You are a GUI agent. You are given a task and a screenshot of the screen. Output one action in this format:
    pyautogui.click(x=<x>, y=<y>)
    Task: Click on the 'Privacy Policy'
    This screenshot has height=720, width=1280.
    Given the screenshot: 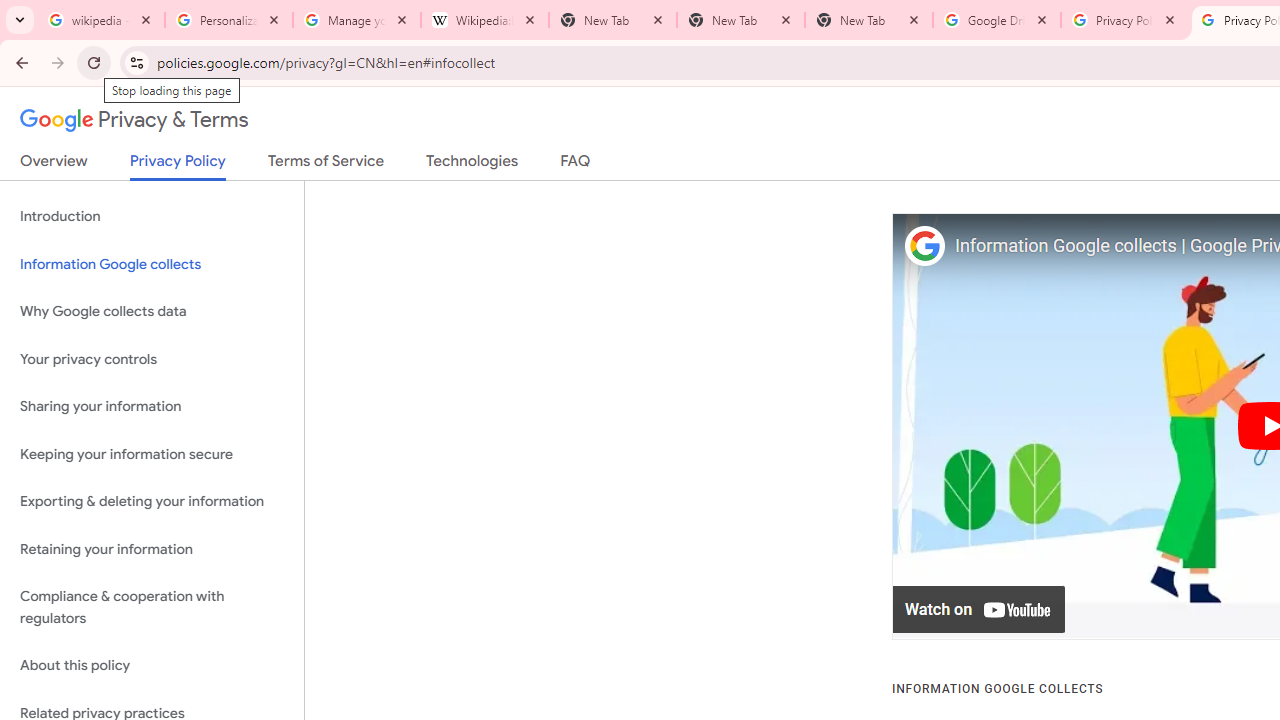 What is the action you would take?
    pyautogui.click(x=177, y=165)
    